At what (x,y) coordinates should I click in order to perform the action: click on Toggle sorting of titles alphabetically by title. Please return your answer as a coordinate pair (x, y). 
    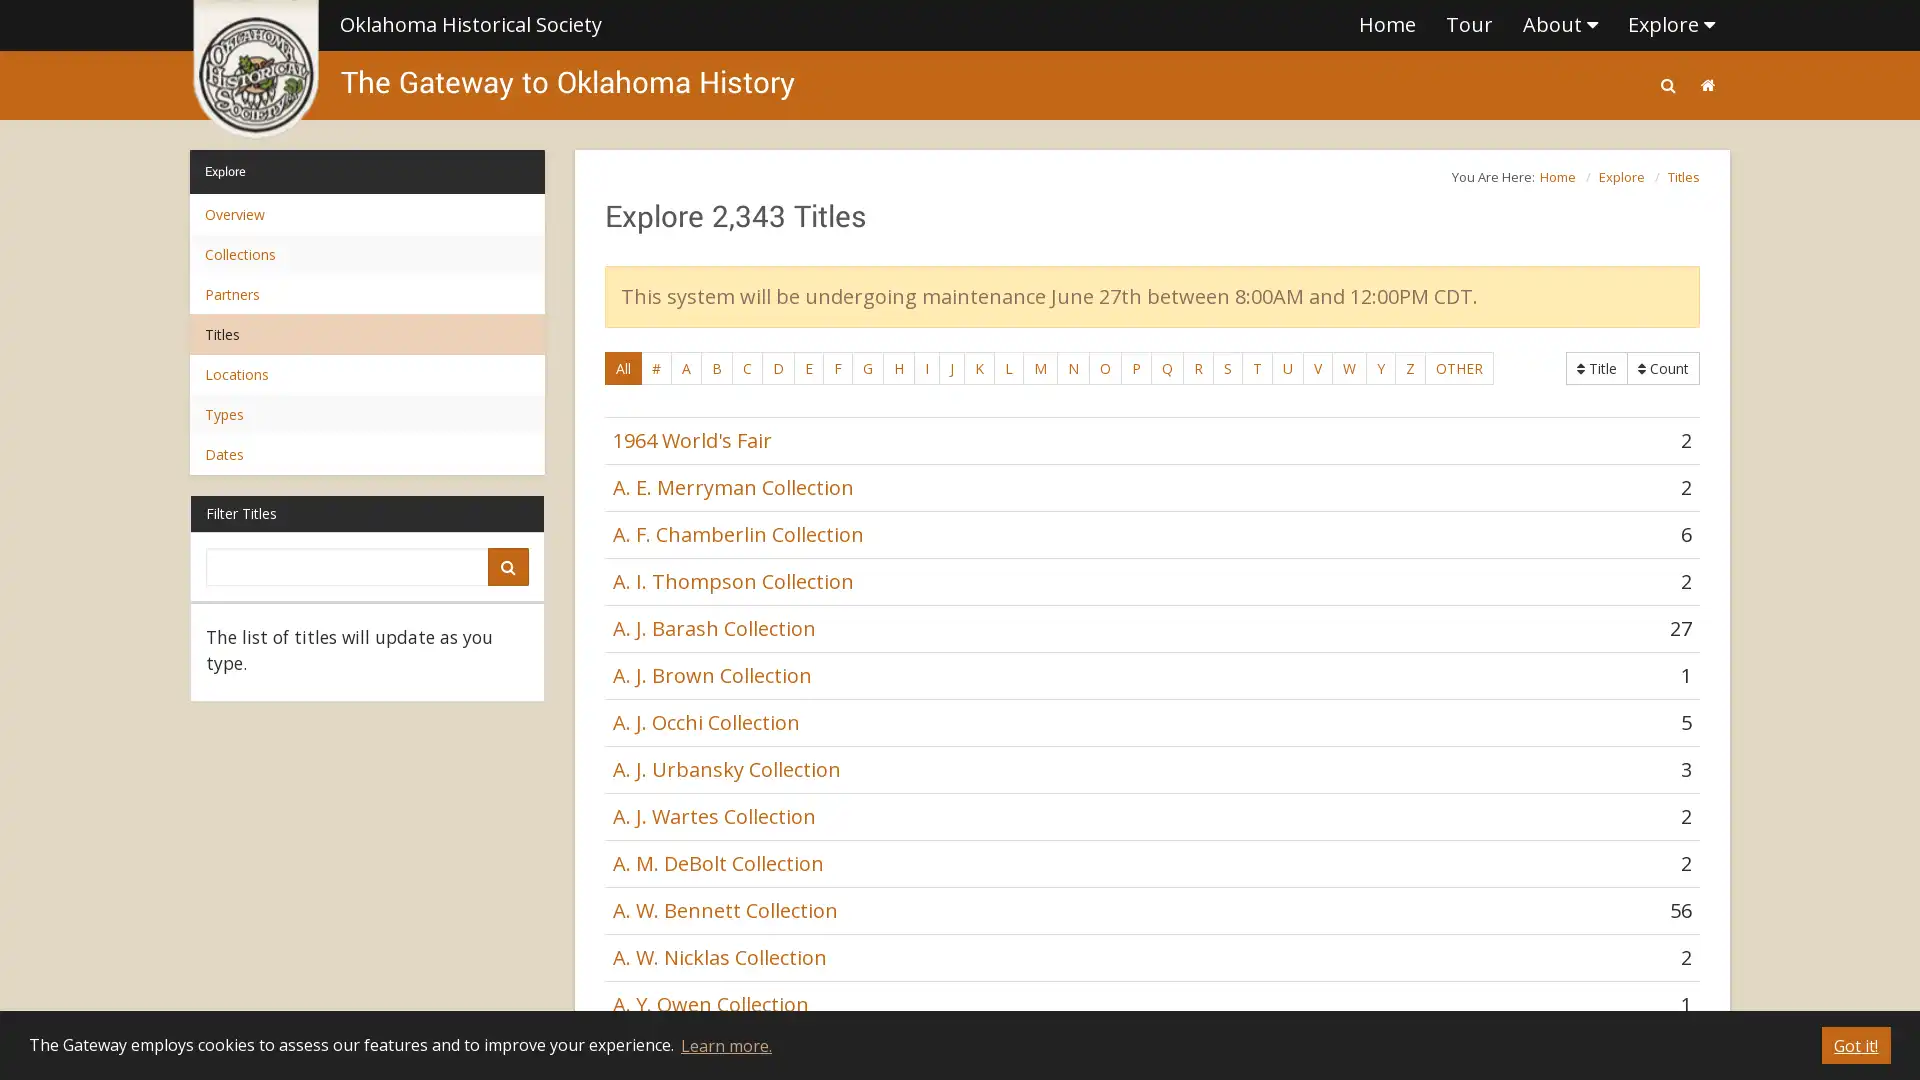
    Looking at the image, I should click on (1596, 368).